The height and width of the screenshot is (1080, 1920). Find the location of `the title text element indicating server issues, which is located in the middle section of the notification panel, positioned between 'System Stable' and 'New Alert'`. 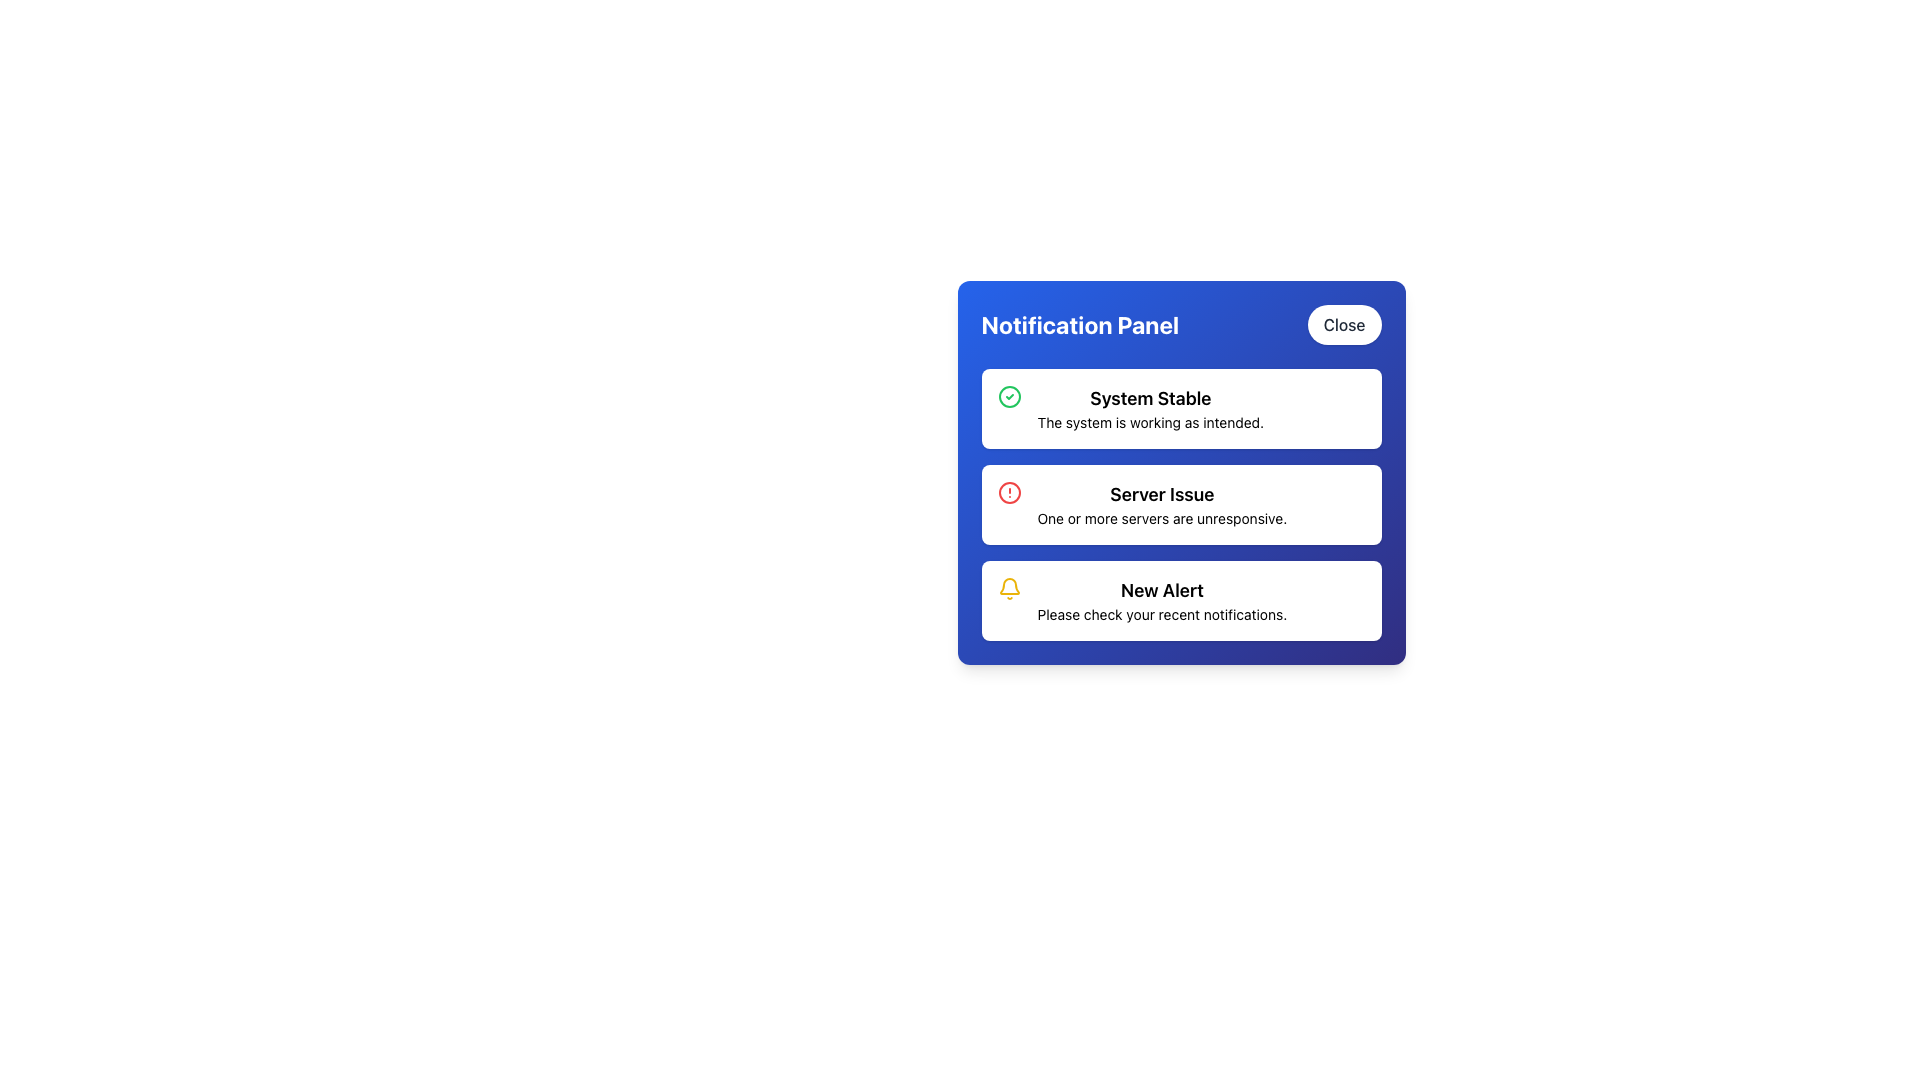

the title text element indicating server issues, which is located in the middle section of the notification panel, positioned between 'System Stable' and 'New Alert' is located at coordinates (1162, 494).